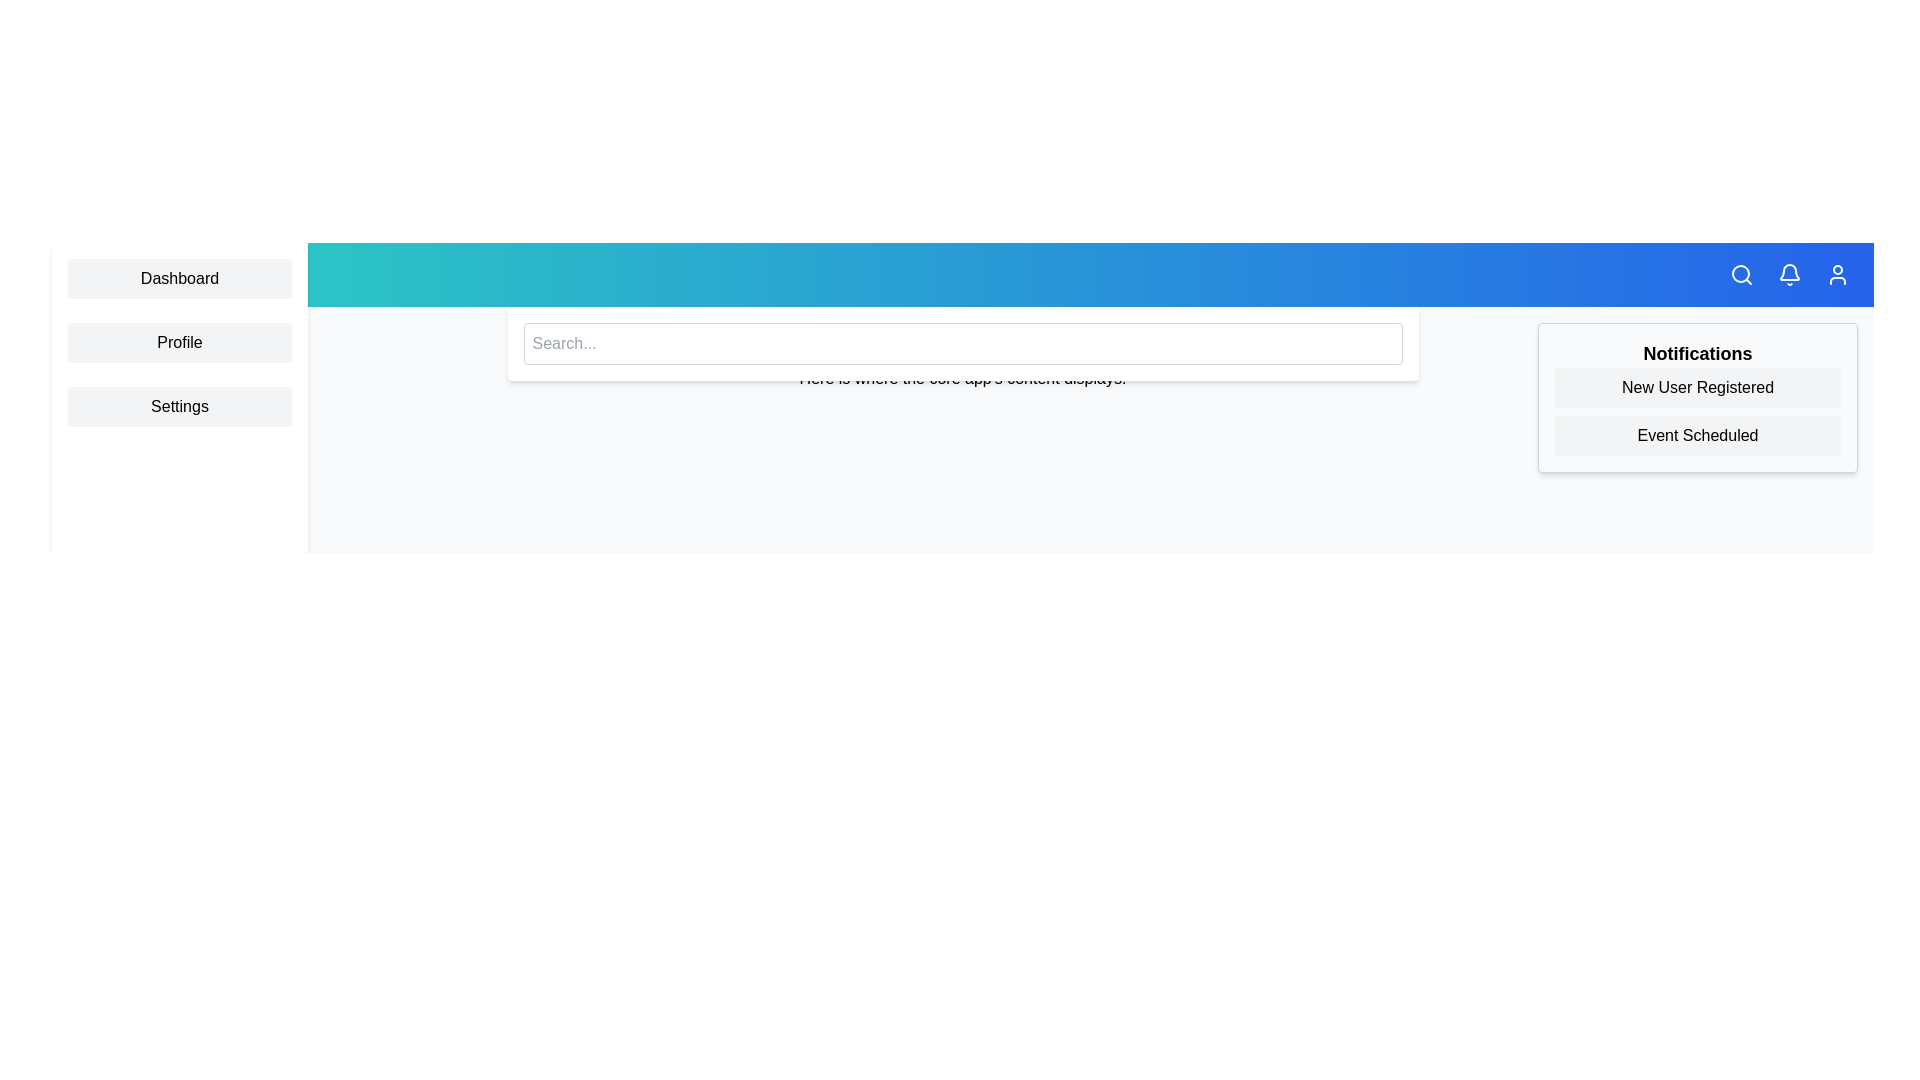 The image size is (1920, 1080). What do you see at coordinates (1697, 388) in the screenshot?
I see `the text label notifying the user about a new registration event, located in the Notifications section at the top-right corner of the interface` at bounding box center [1697, 388].